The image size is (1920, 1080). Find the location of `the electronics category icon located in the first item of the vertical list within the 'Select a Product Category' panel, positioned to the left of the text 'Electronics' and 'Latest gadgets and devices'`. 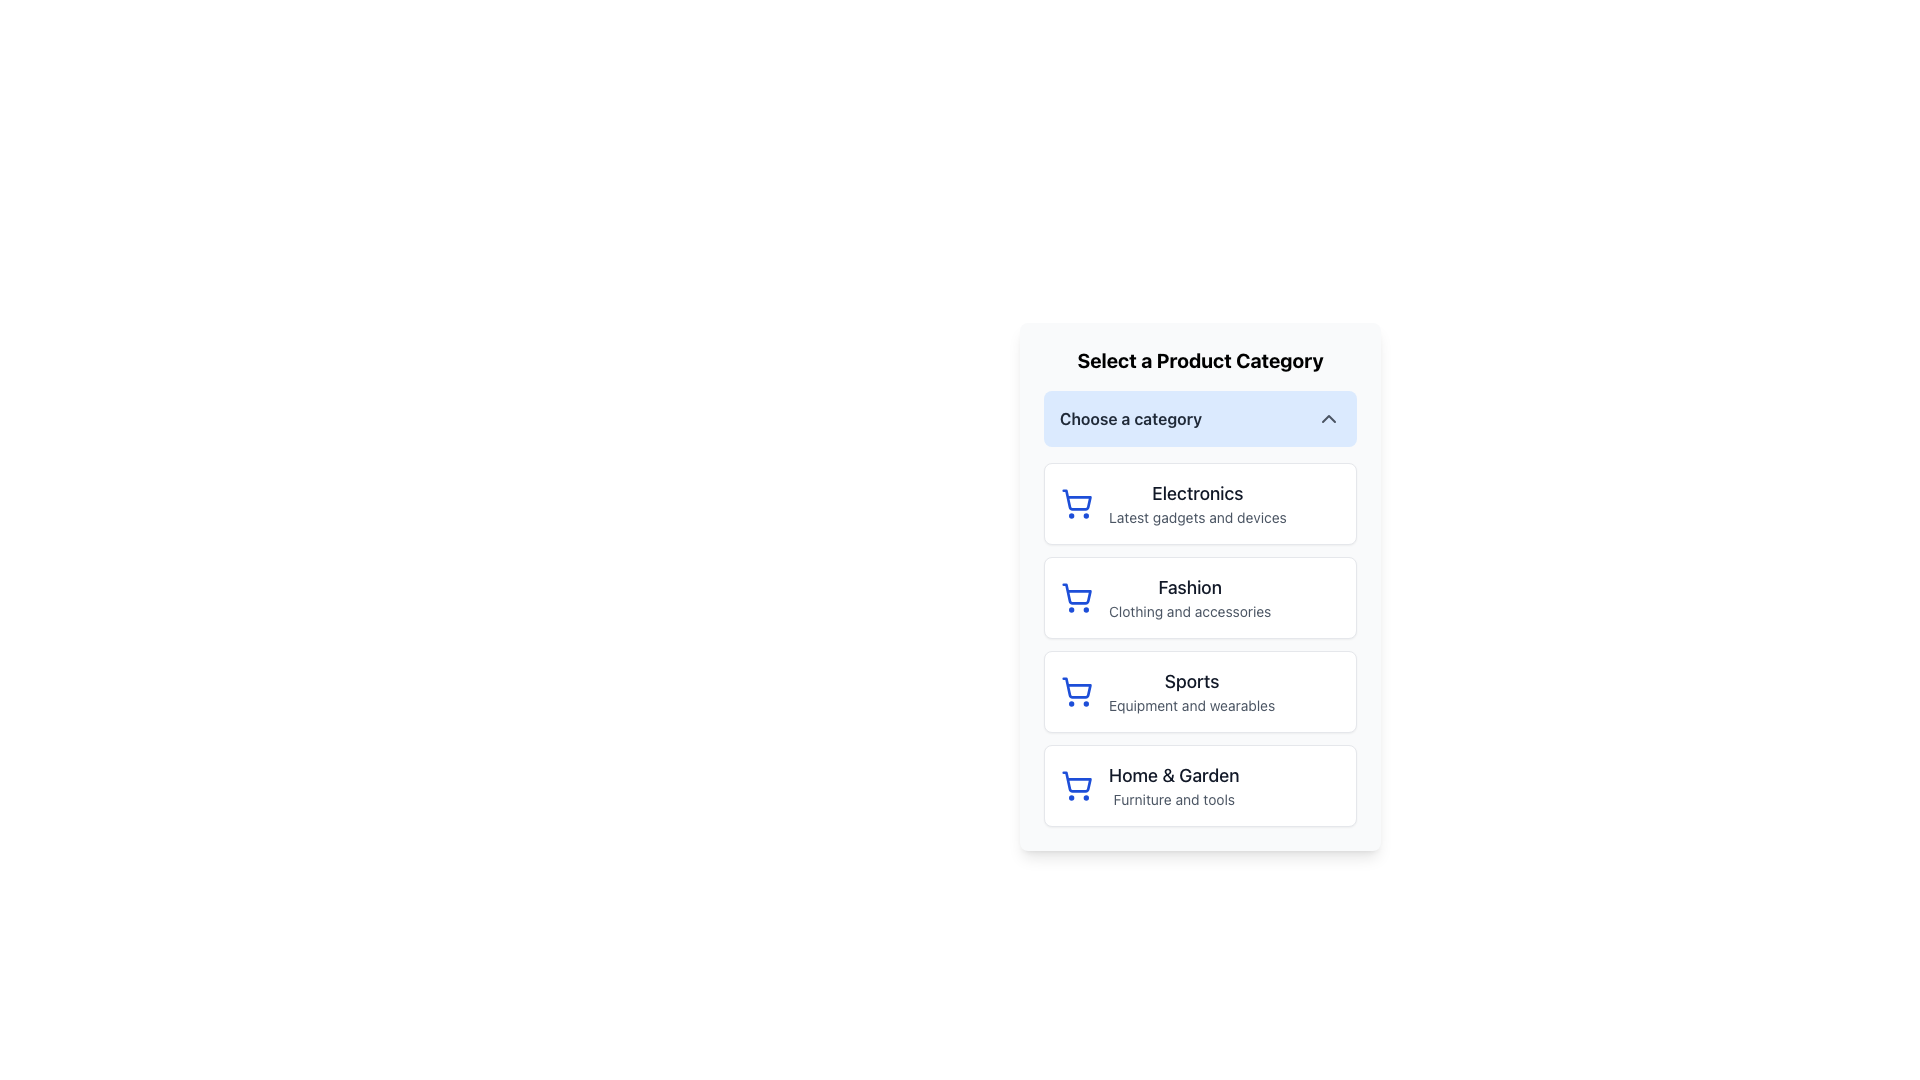

the electronics category icon located in the first item of the vertical list within the 'Select a Product Category' panel, positioned to the left of the text 'Electronics' and 'Latest gadgets and devices' is located at coordinates (1075, 503).